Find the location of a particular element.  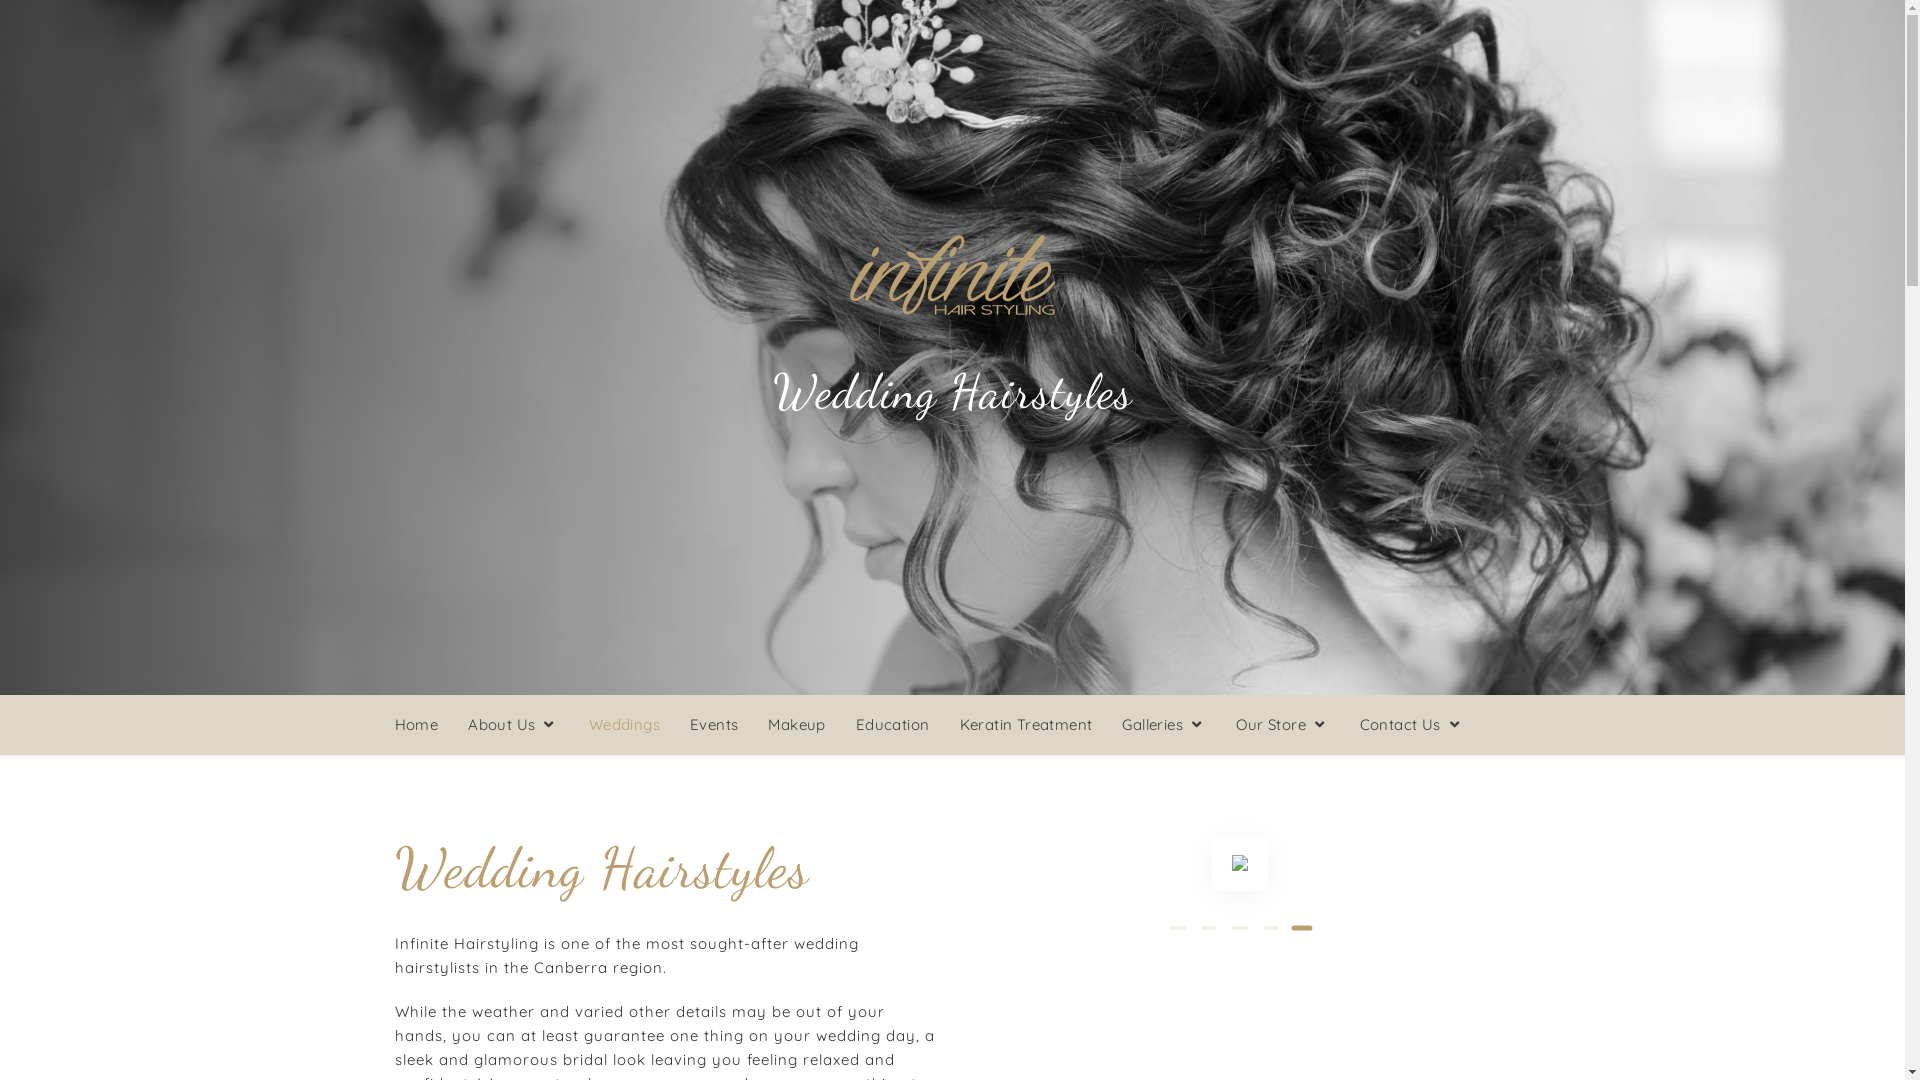

'Education' is located at coordinates (840, 724).